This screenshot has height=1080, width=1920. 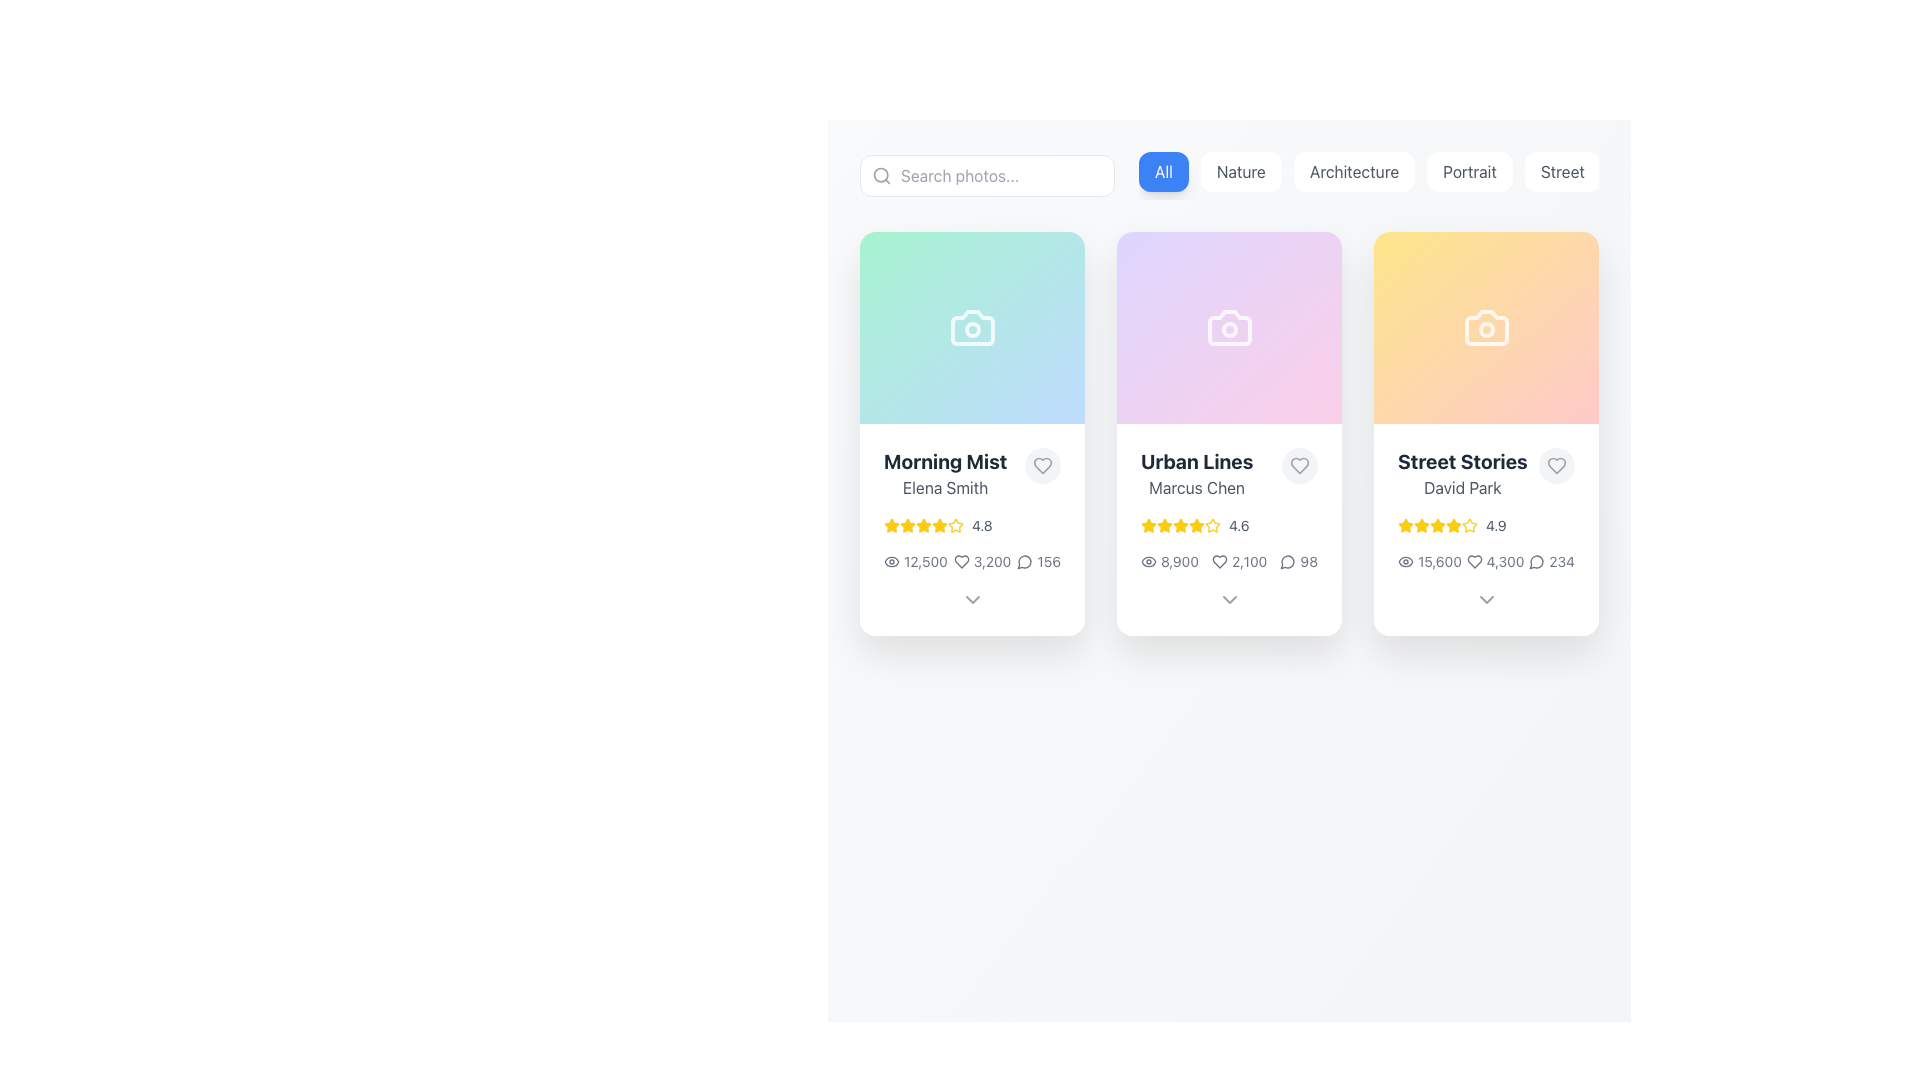 I want to click on the camera icon with a circular lens at its center, which is located centrally within the second card of a three-card horizontal layout, themed with a violet-to-pink gradient background, so click(x=1228, y=326).